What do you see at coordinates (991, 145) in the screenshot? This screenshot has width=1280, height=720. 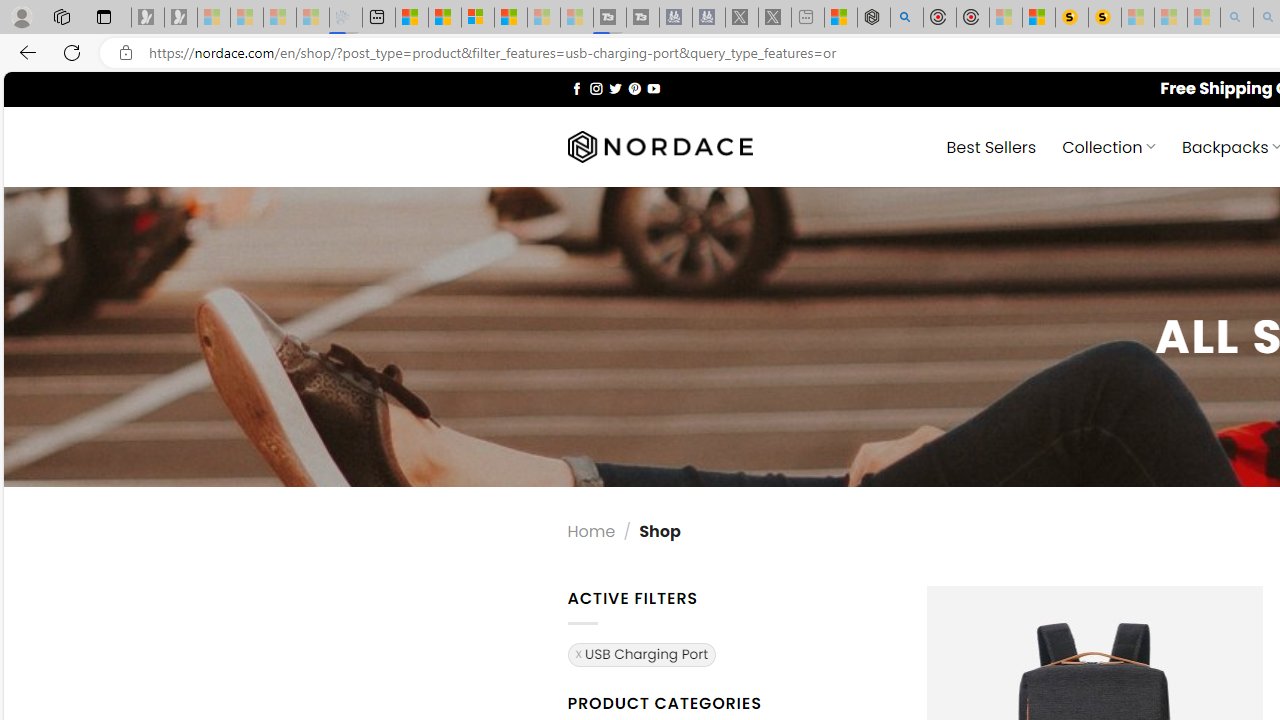 I see `' Best Sellers'` at bounding box center [991, 145].